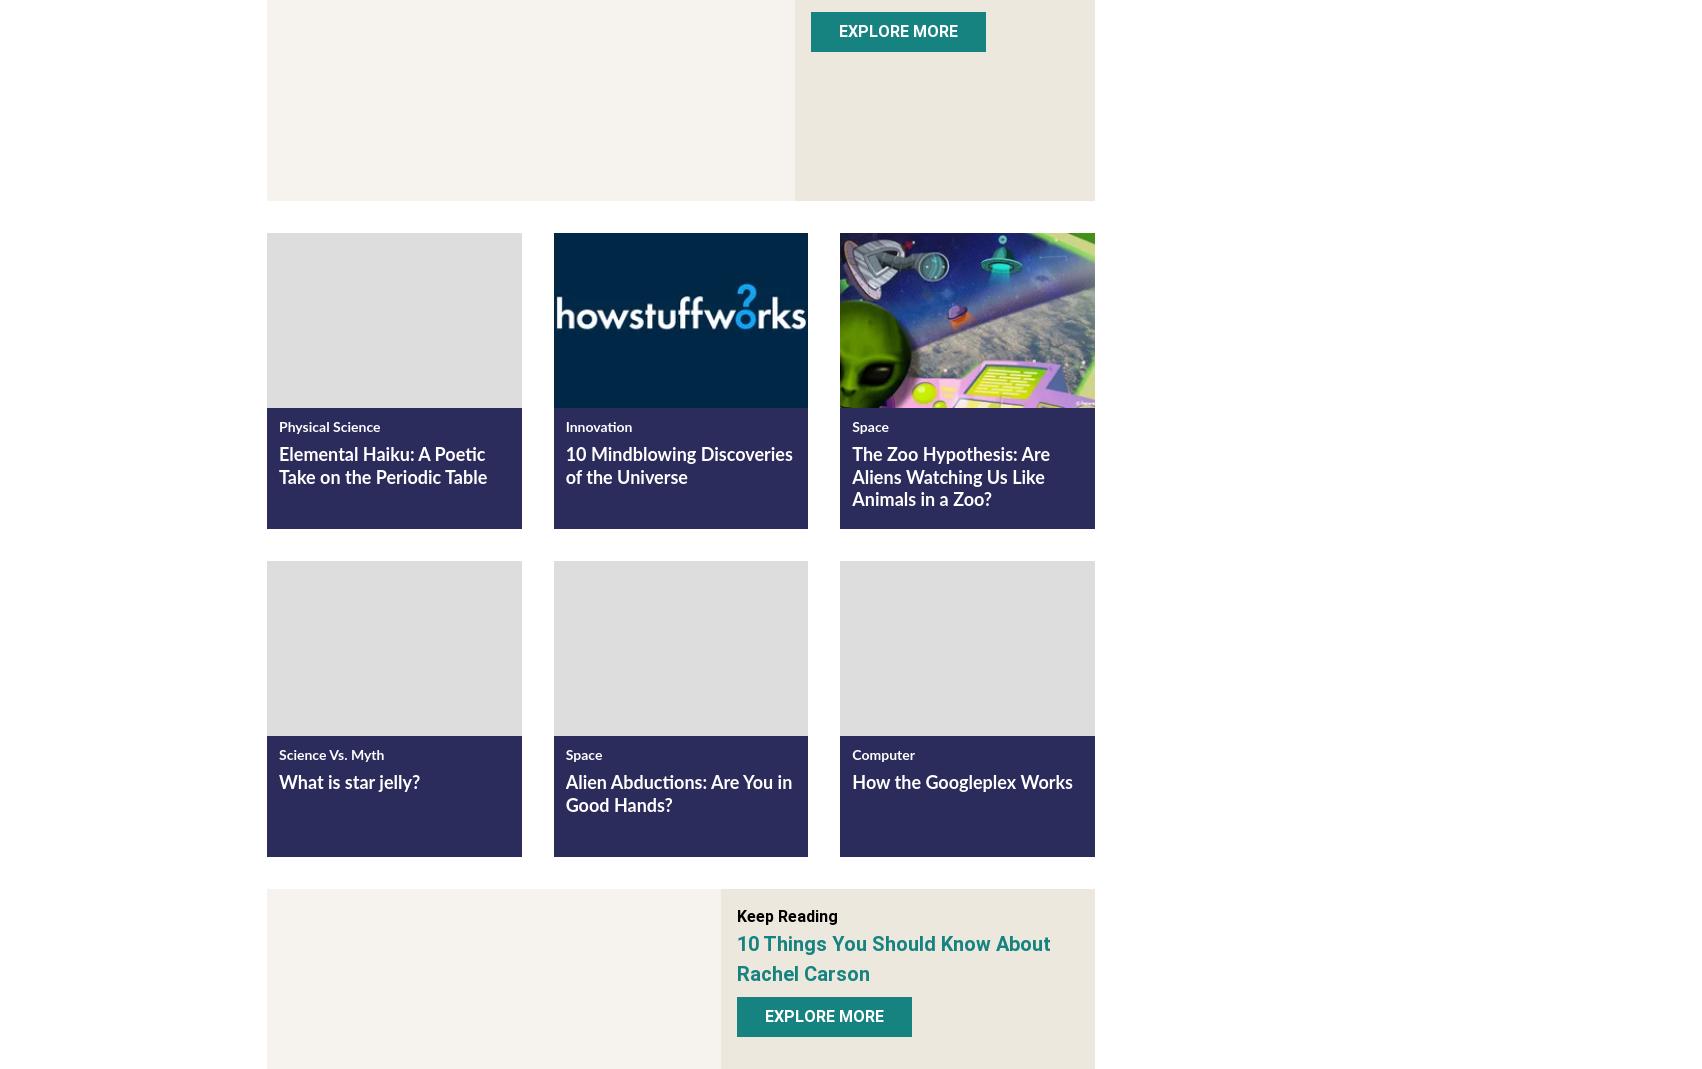 Image resolution: width=1702 pixels, height=1069 pixels. I want to click on 'Elemental Haiku: A Poetic Take on the Periodic Table', so click(382, 470).